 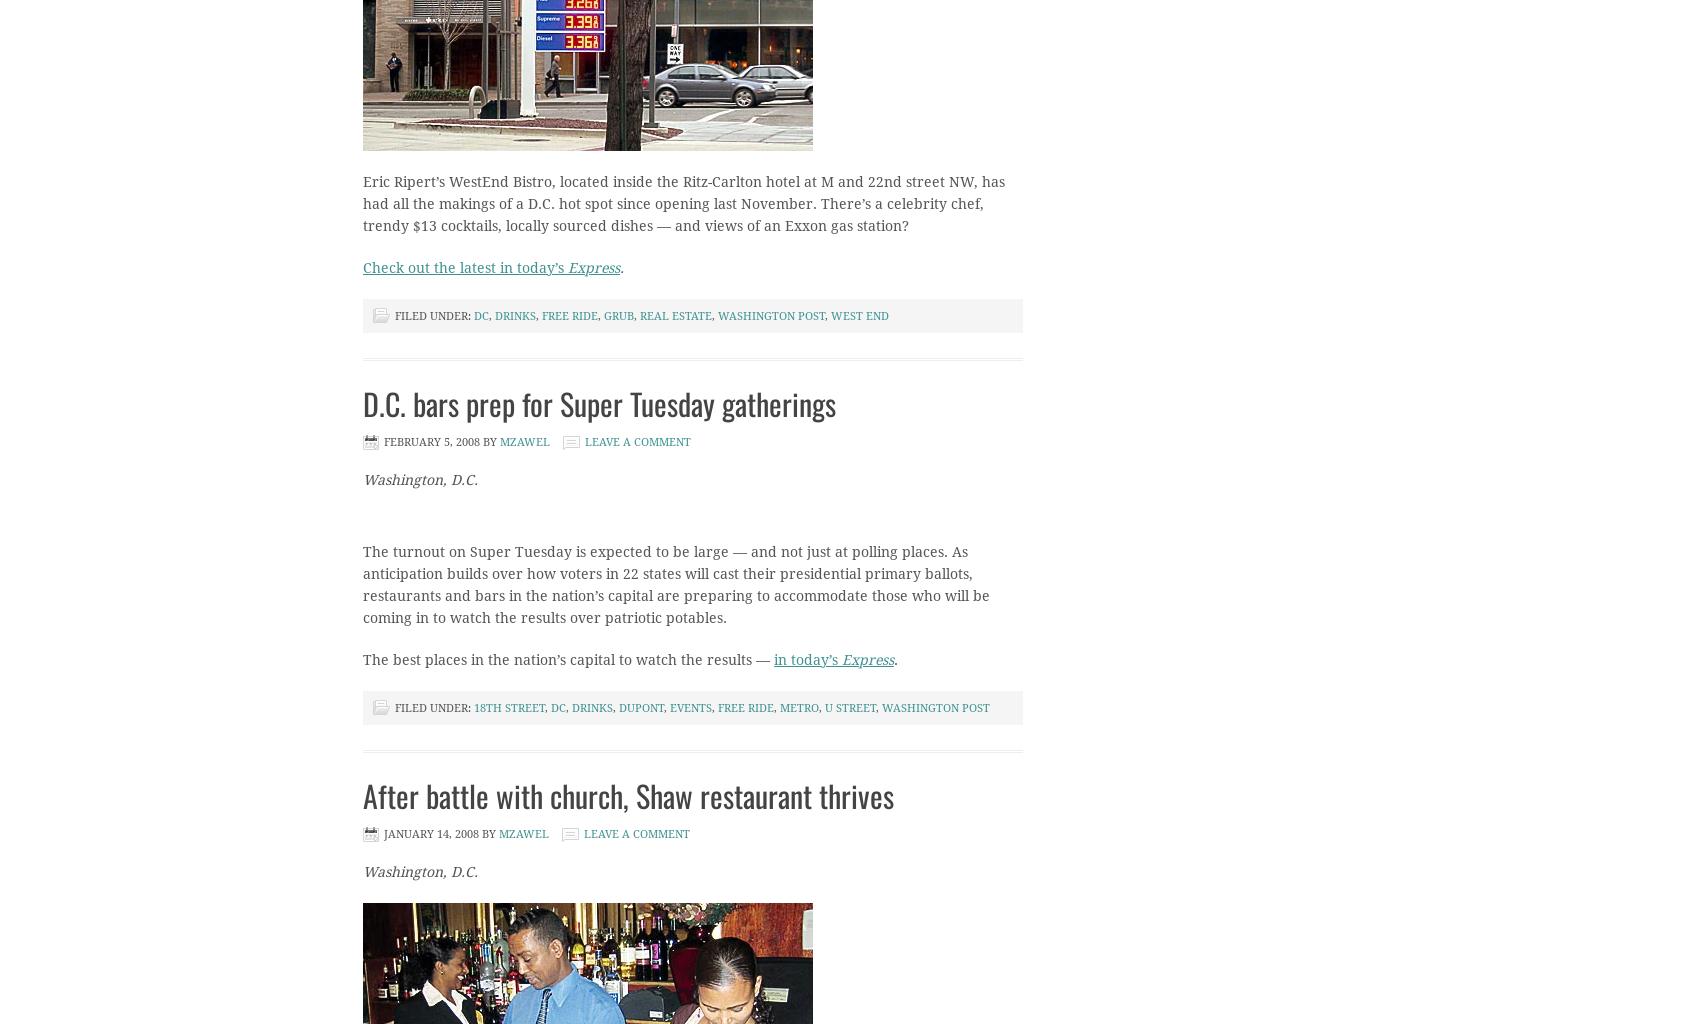 I want to click on 'metro', so click(x=799, y=708).